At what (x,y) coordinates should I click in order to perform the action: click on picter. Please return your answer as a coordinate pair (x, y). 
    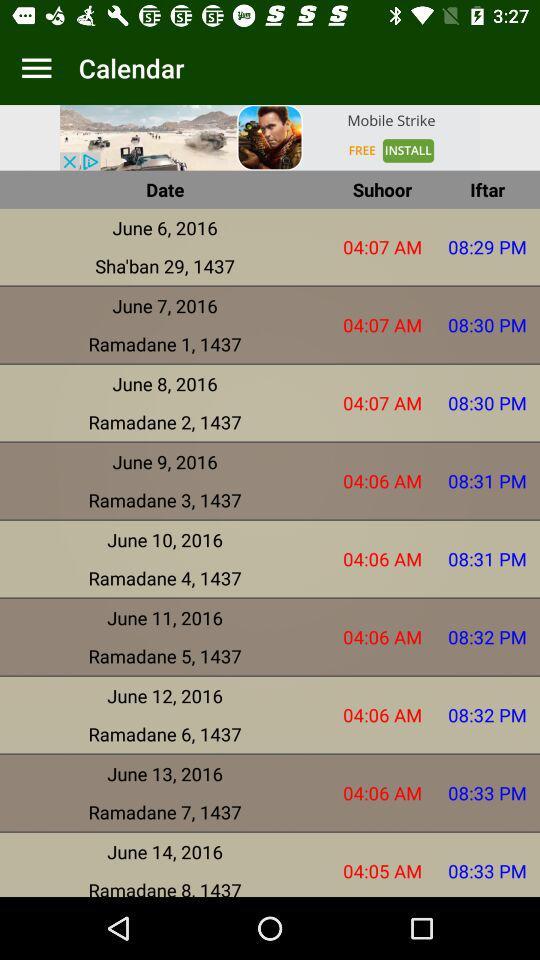
    Looking at the image, I should click on (270, 136).